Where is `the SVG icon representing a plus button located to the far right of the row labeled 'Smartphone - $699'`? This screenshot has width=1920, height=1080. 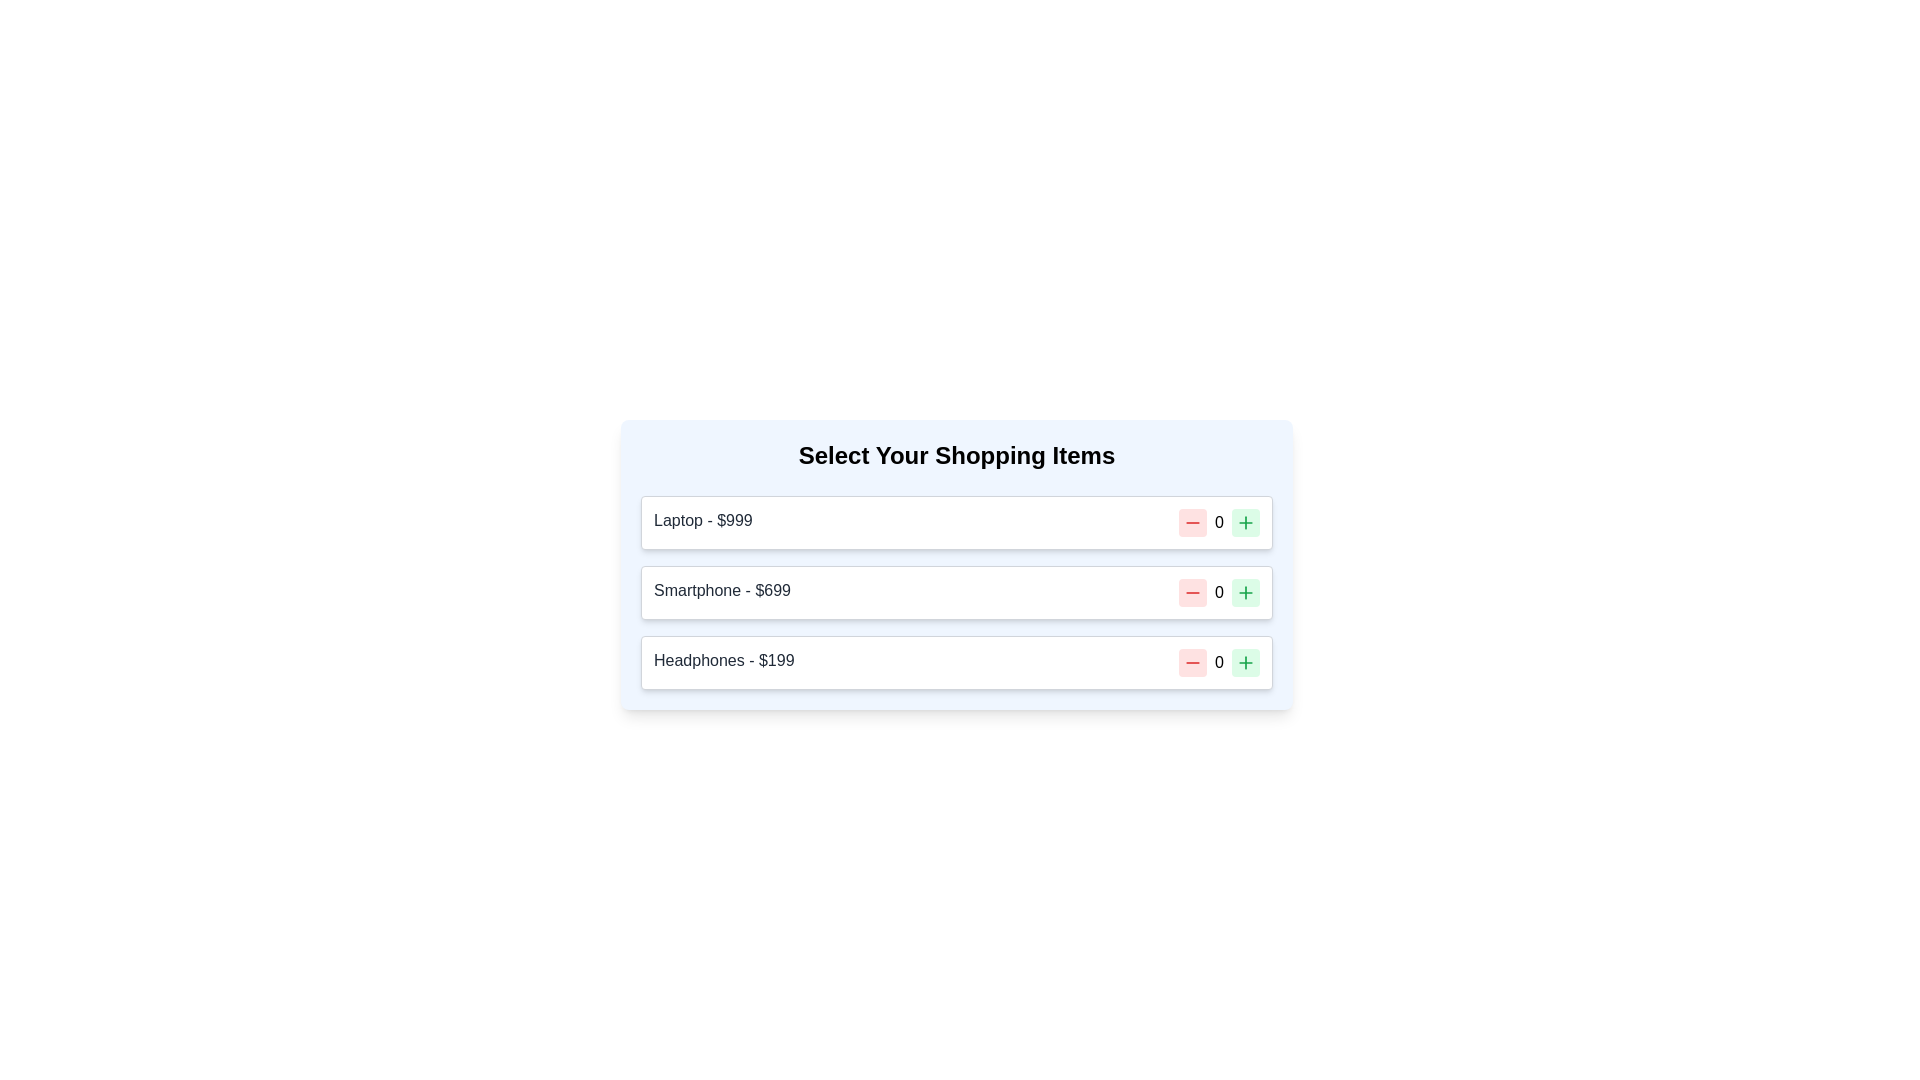 the SVG icon representing a plus button located to the far right of the row labeled 'Smartphone - $699' is located at coordinates (1245, 592).